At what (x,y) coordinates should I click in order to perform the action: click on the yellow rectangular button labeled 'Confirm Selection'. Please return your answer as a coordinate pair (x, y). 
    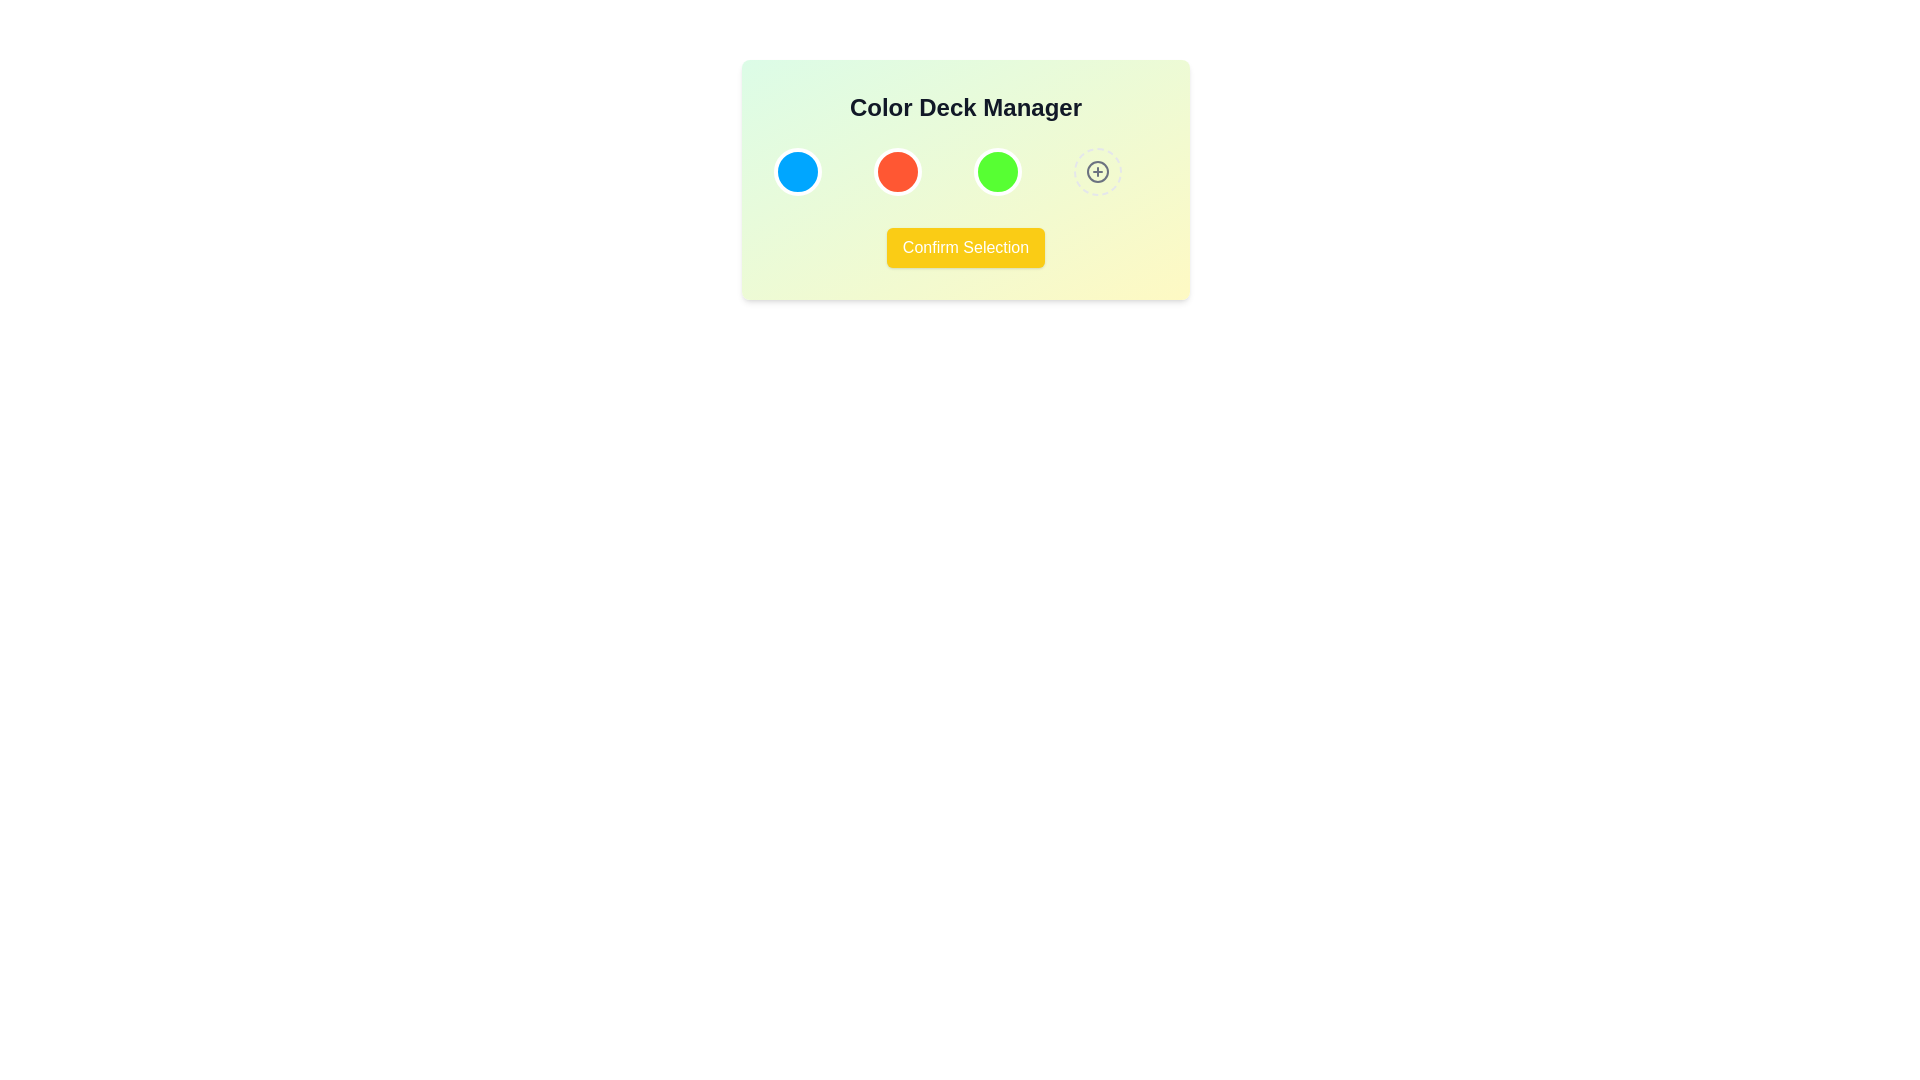
    Looking at the image, I should click on (965, 246).